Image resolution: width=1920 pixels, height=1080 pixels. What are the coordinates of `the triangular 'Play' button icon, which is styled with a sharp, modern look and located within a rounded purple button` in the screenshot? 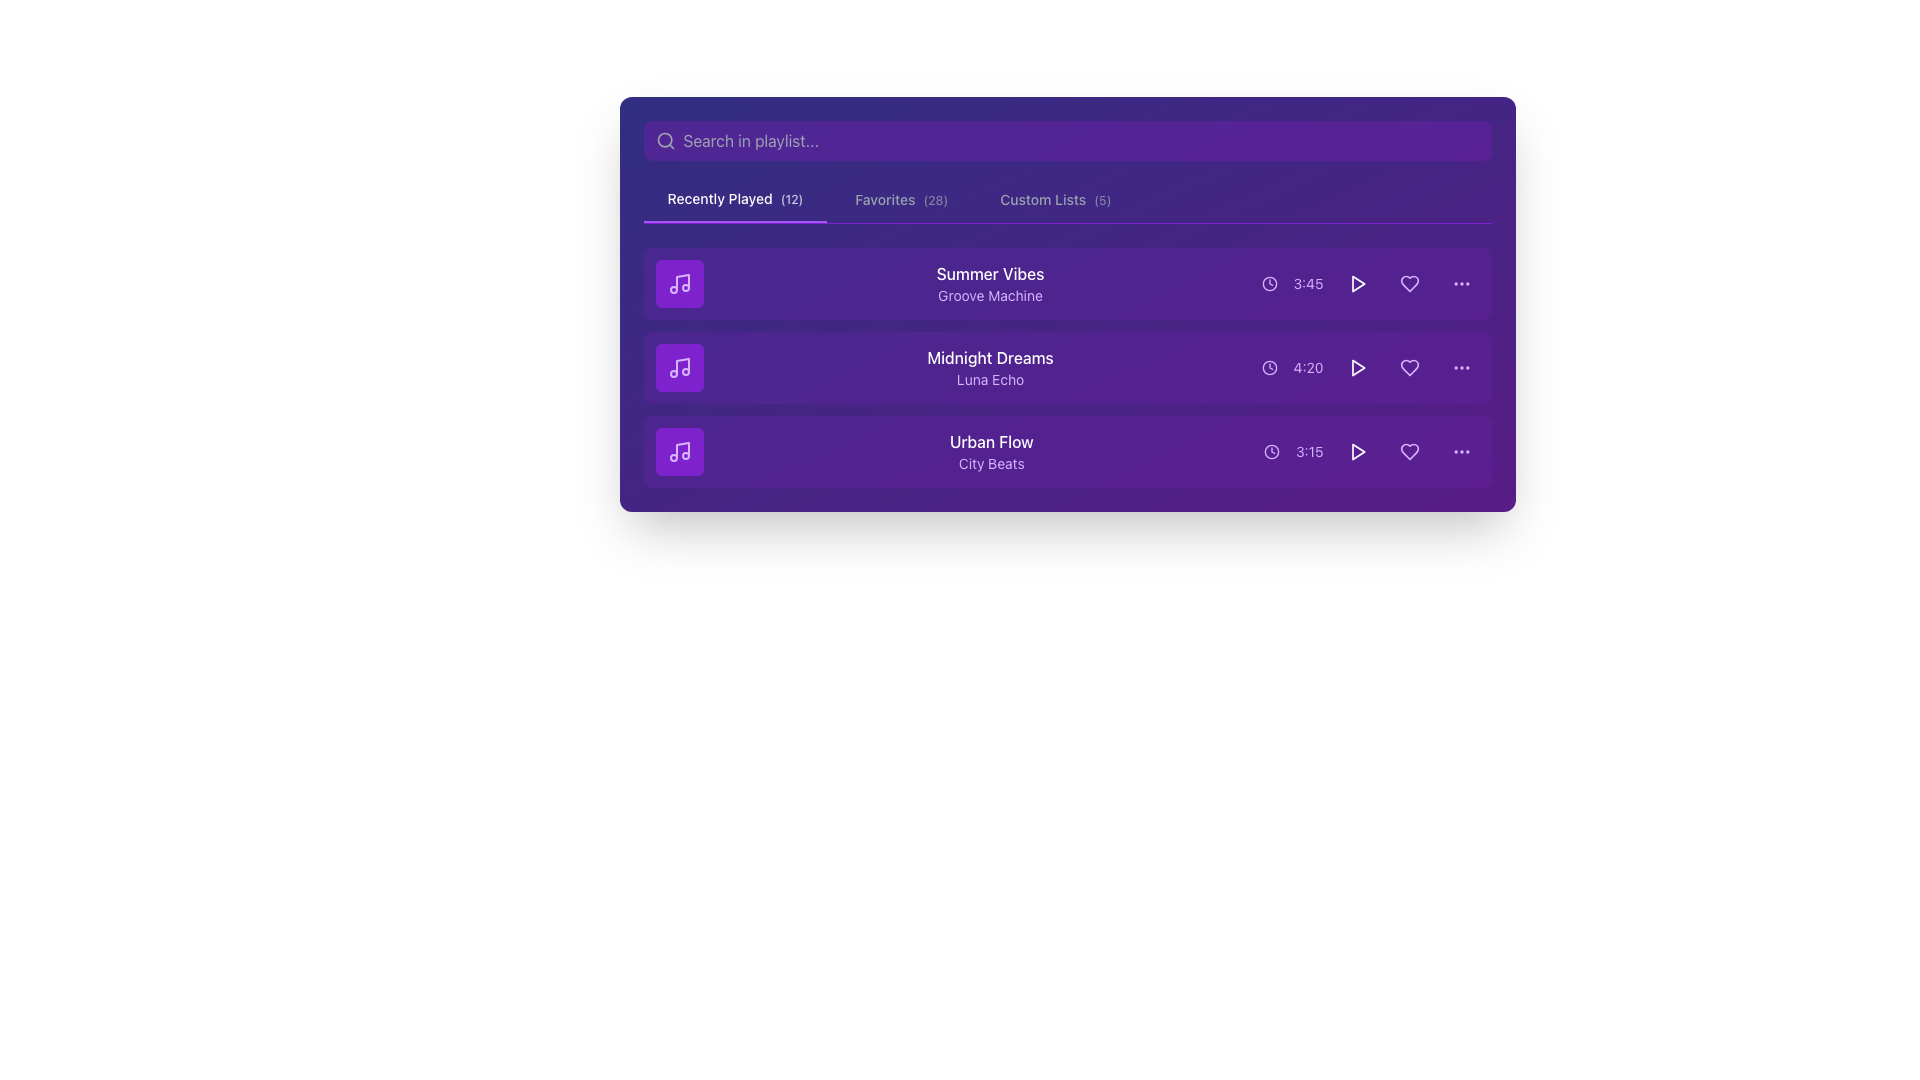 It's located at (1357, 451).